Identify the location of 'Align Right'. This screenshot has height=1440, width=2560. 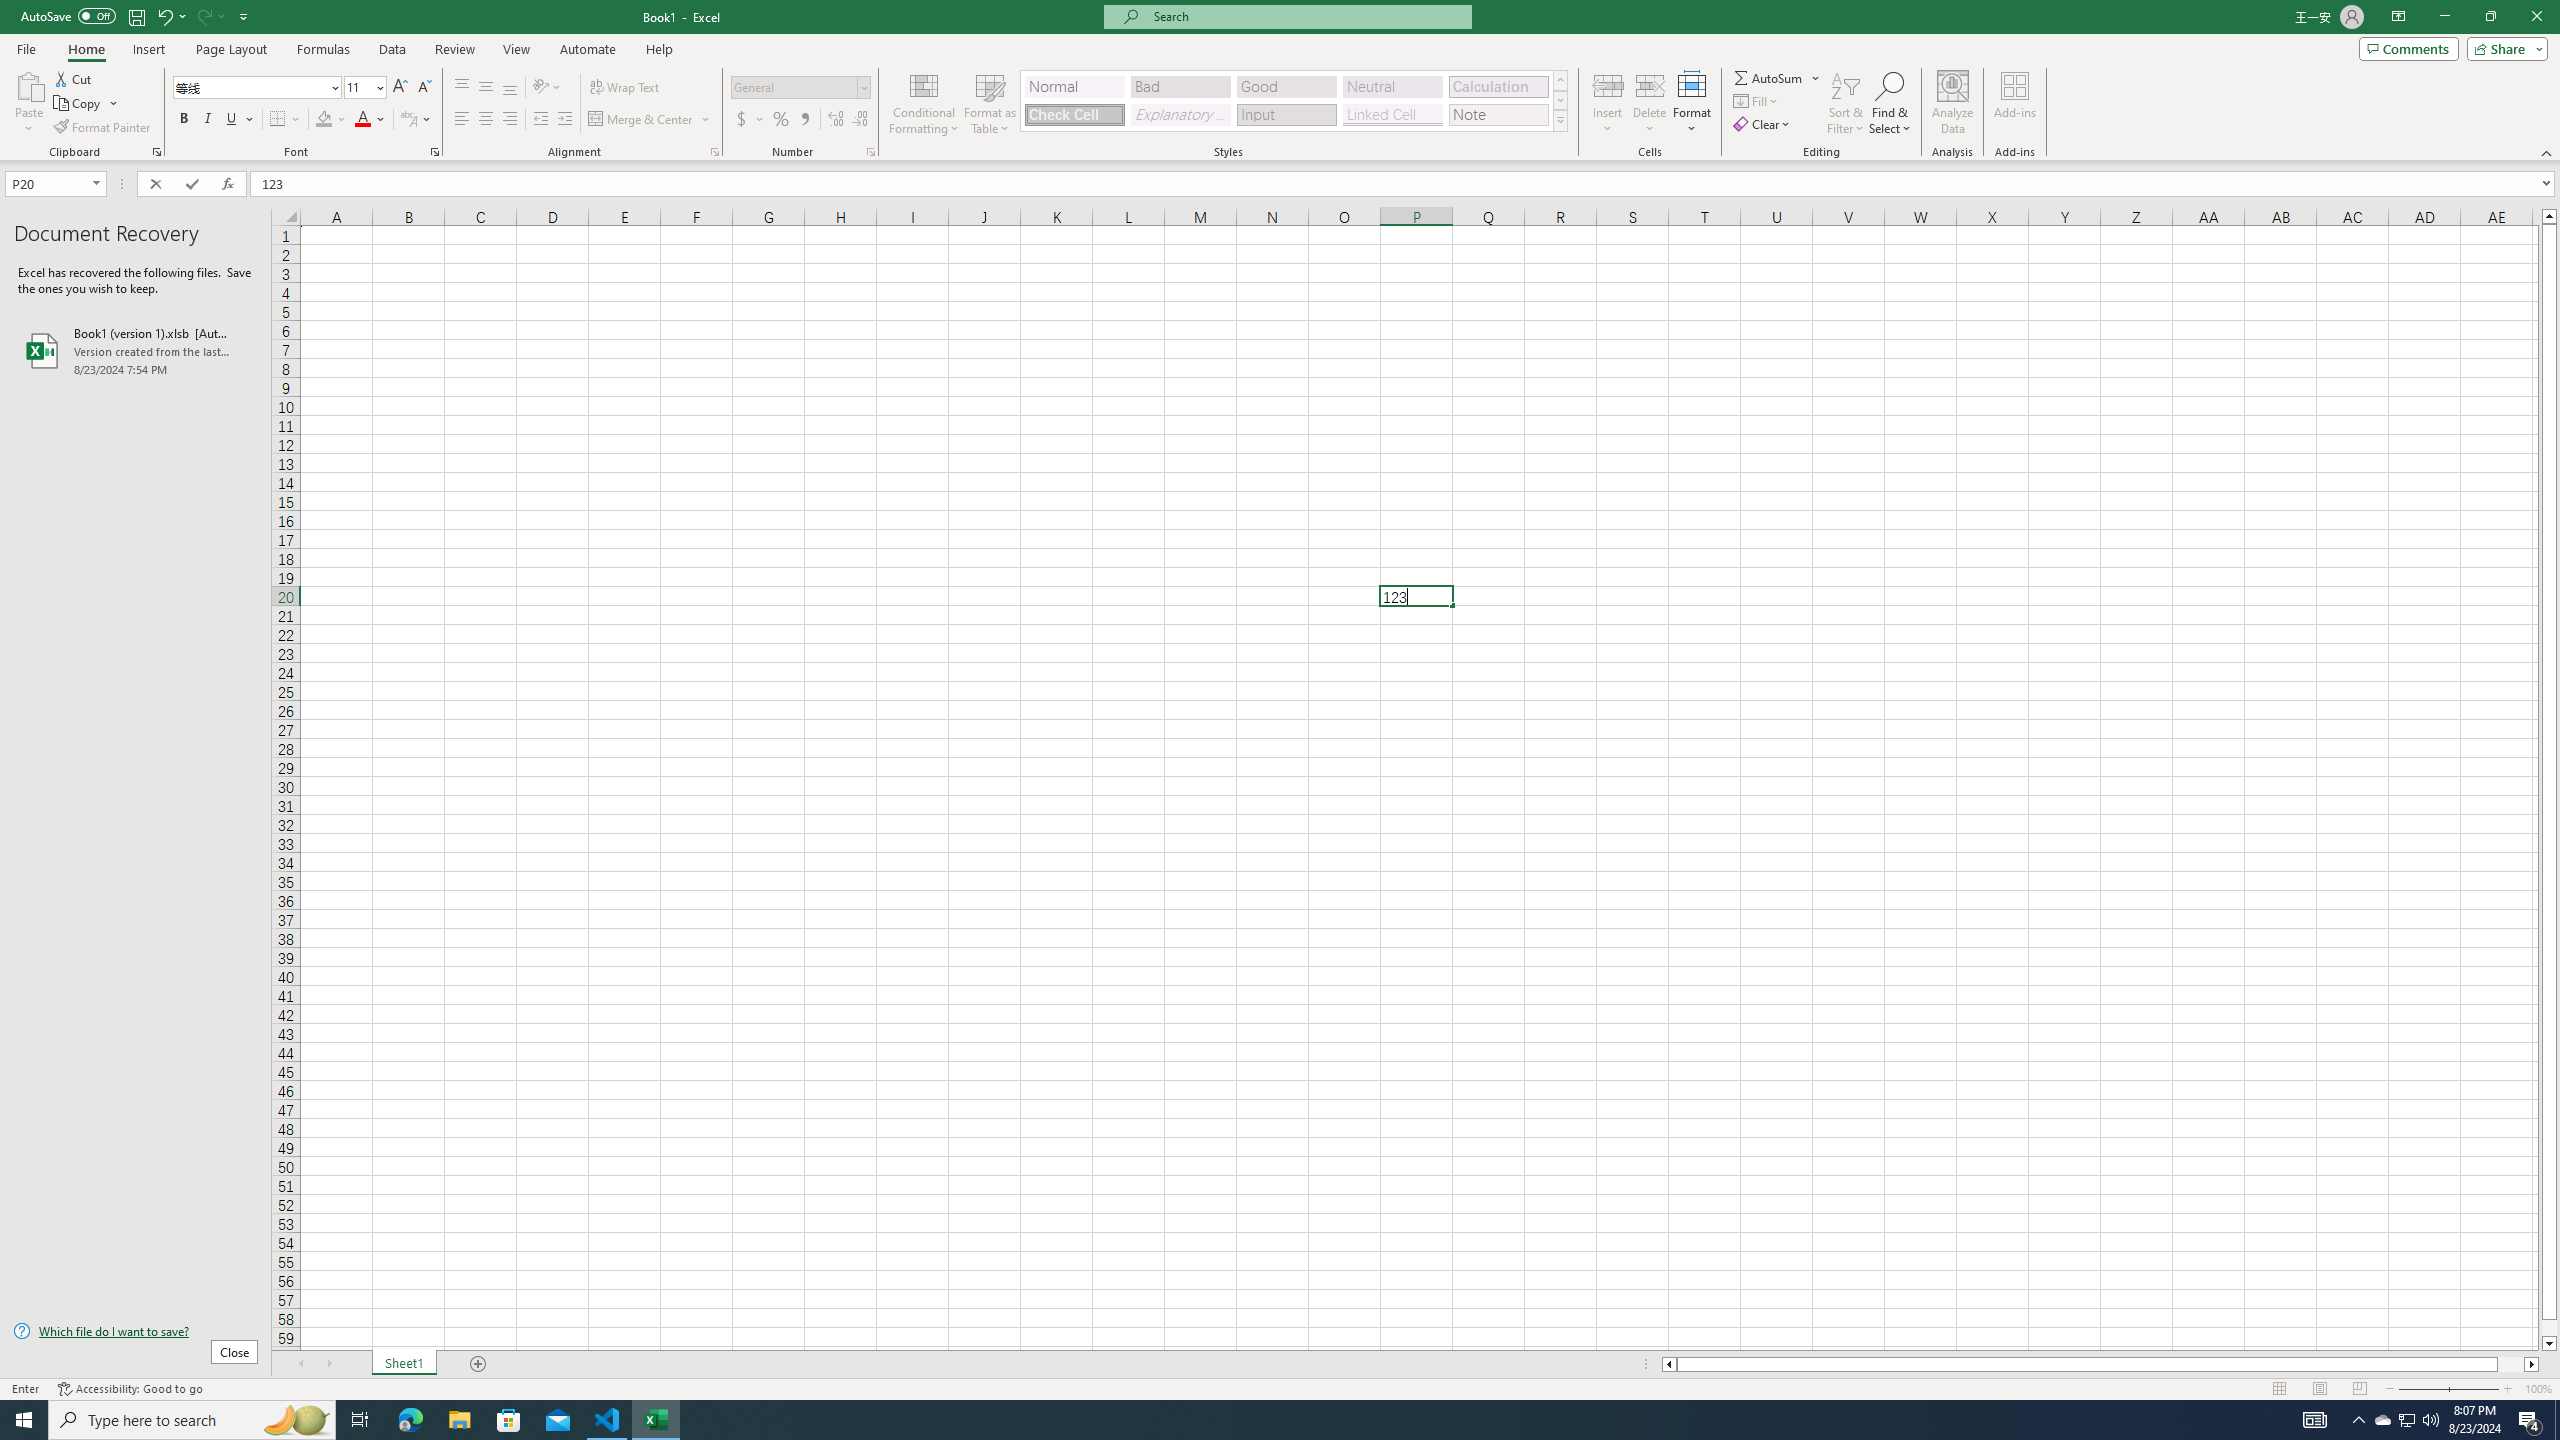
(509, 118).